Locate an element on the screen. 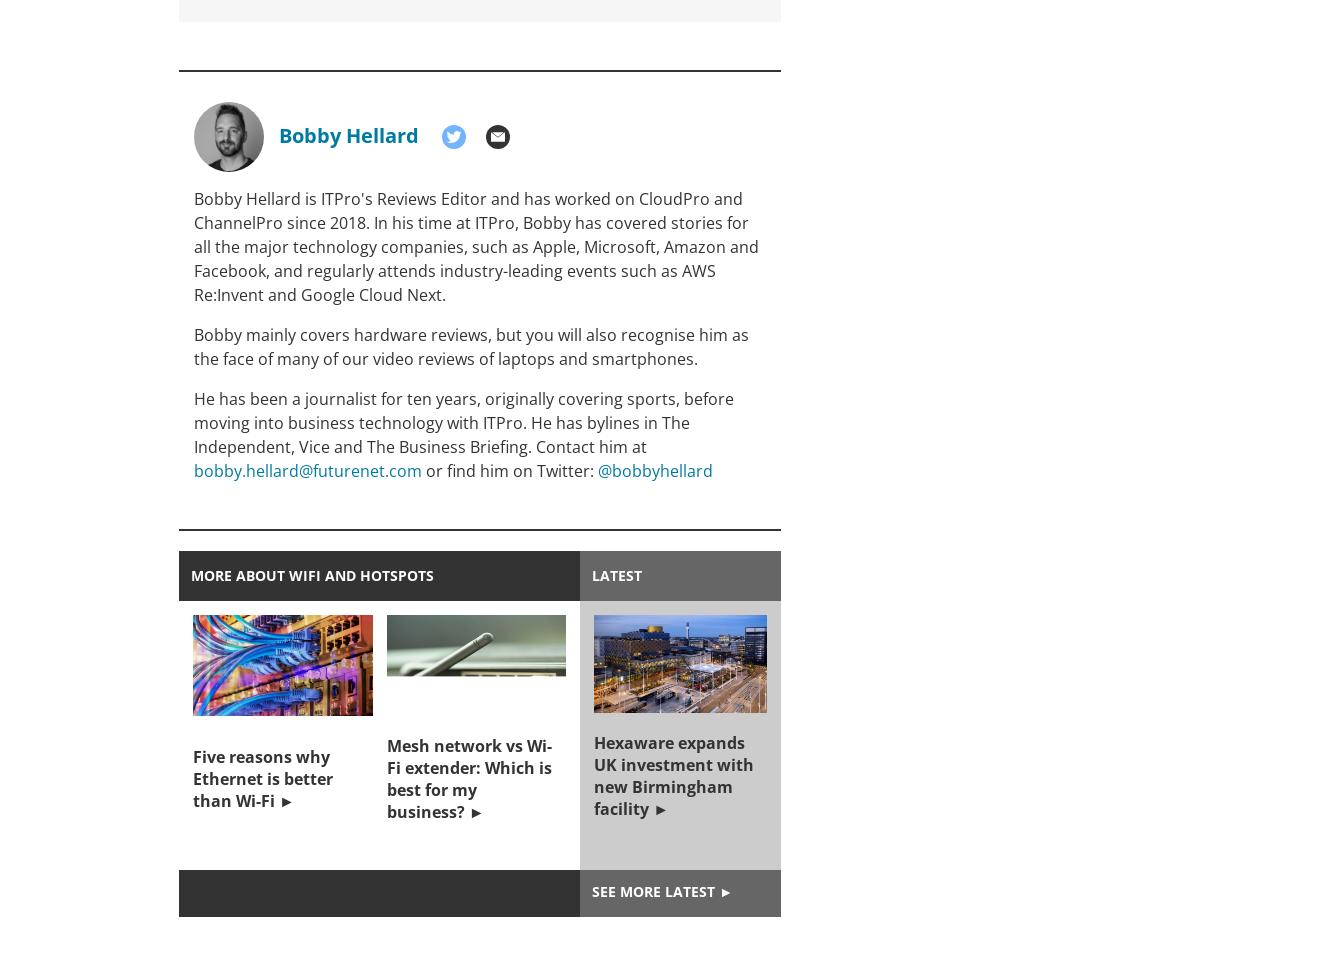 The image size is (1325, 980). 'and' is located at coordinates (726, 199).